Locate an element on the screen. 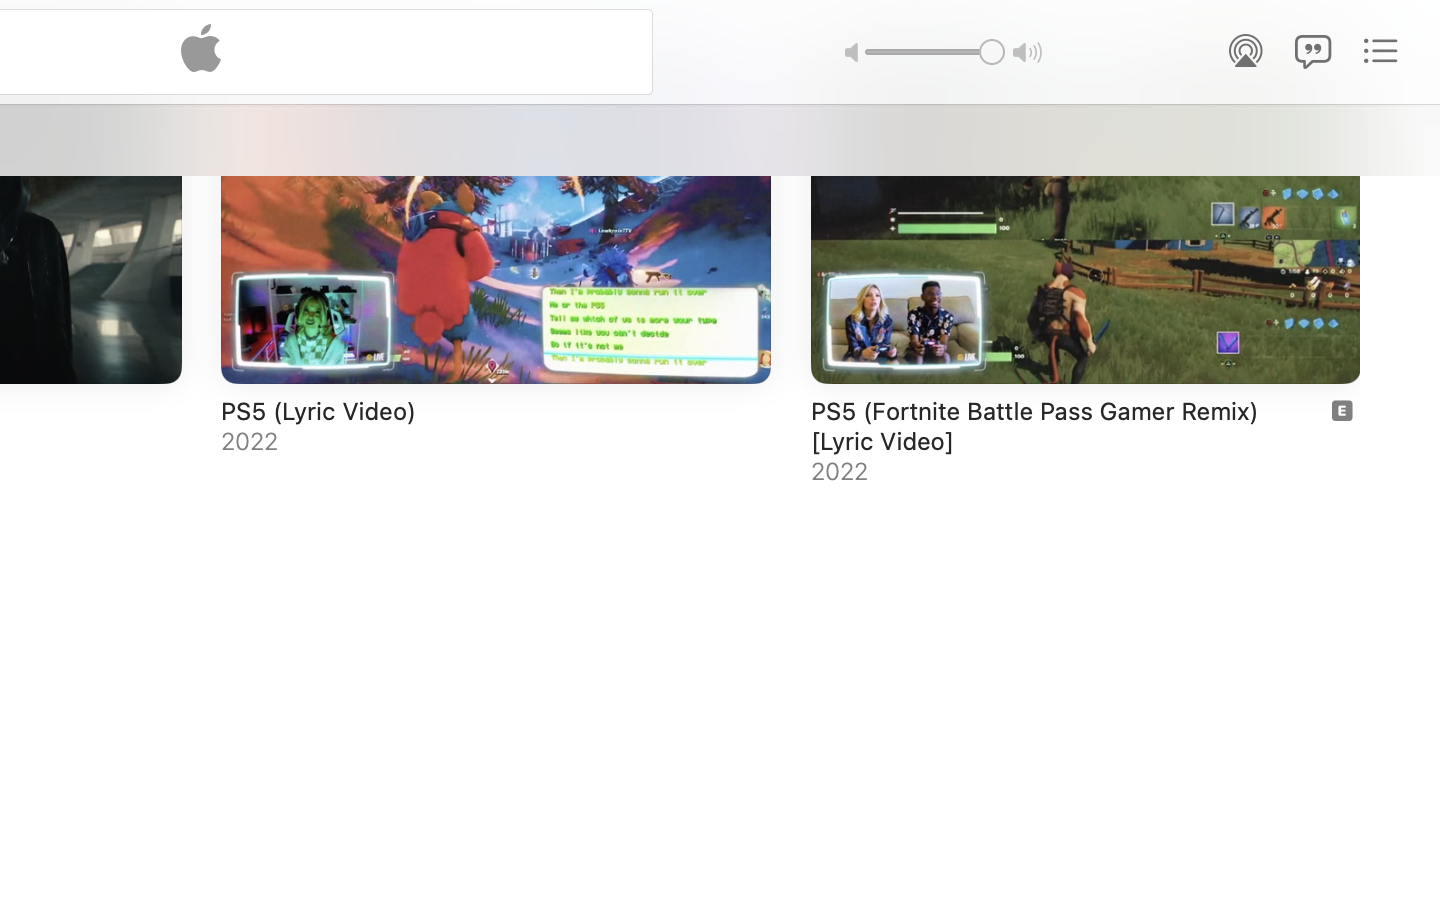 The width and height of the screenshot is (1440, 900). '￼' is located at coordinates (1340, 410).